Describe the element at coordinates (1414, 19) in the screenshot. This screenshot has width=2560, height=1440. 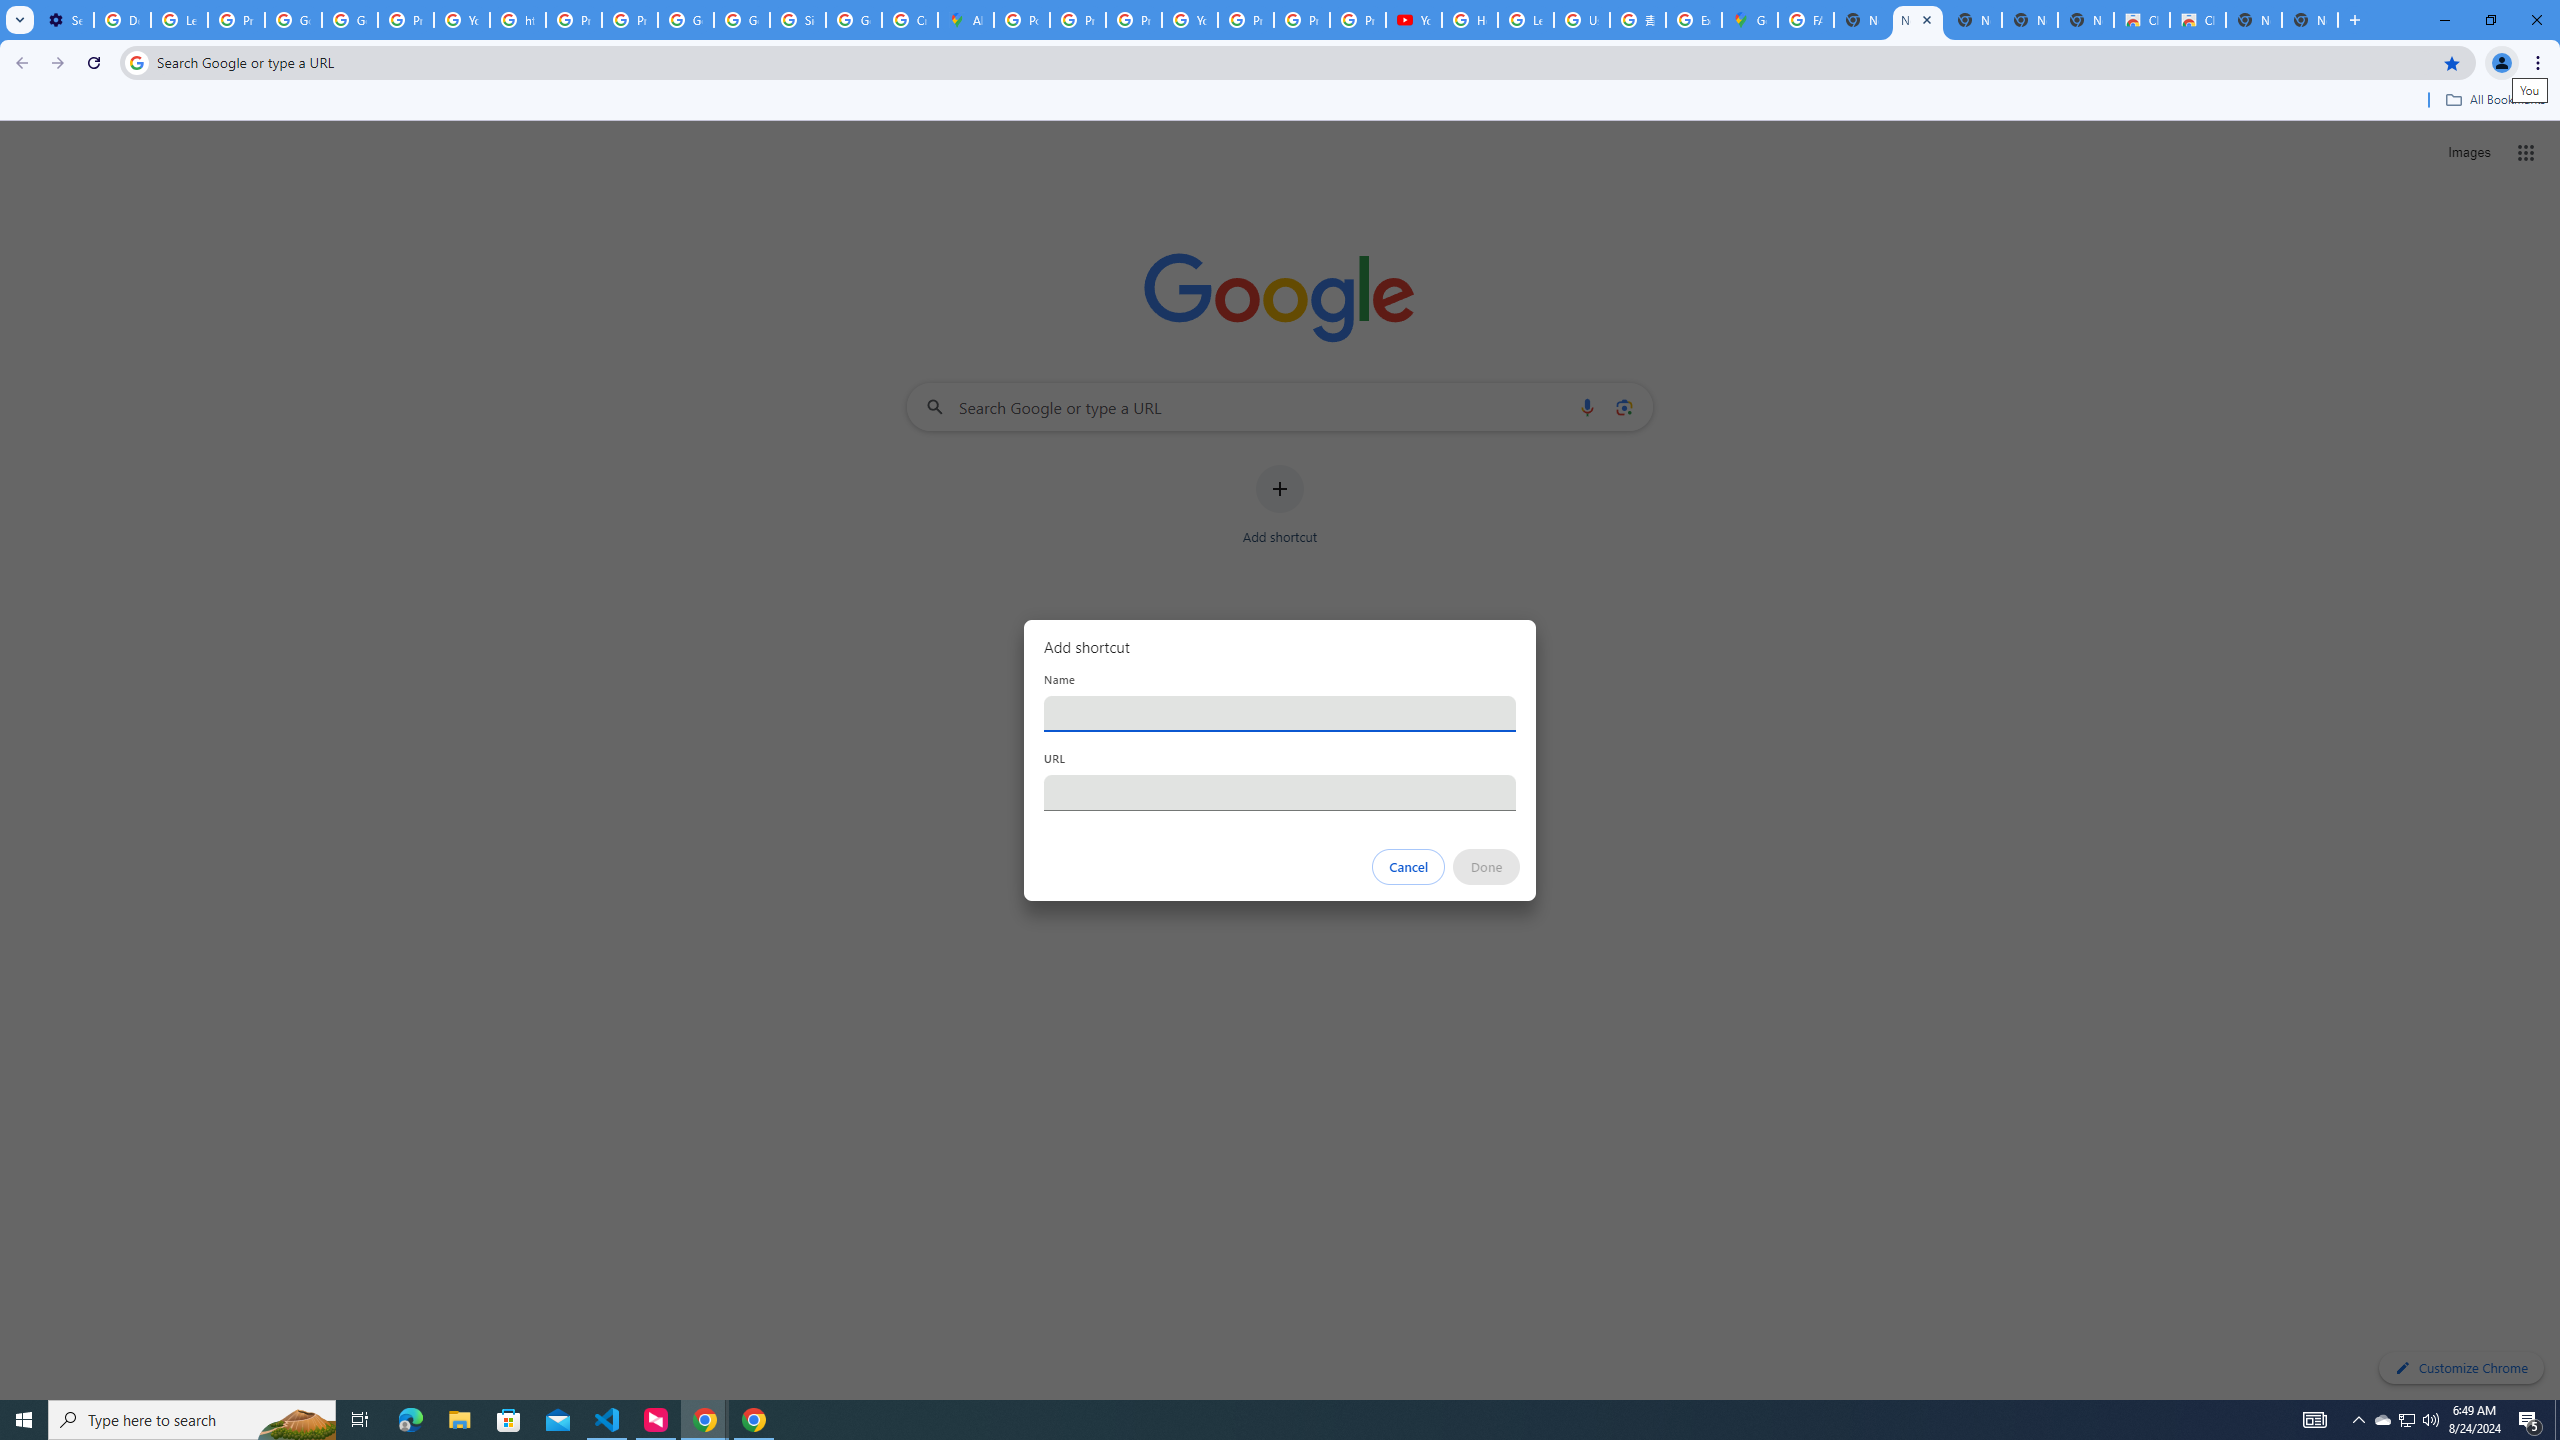
I see `'YouTube'` at that location.